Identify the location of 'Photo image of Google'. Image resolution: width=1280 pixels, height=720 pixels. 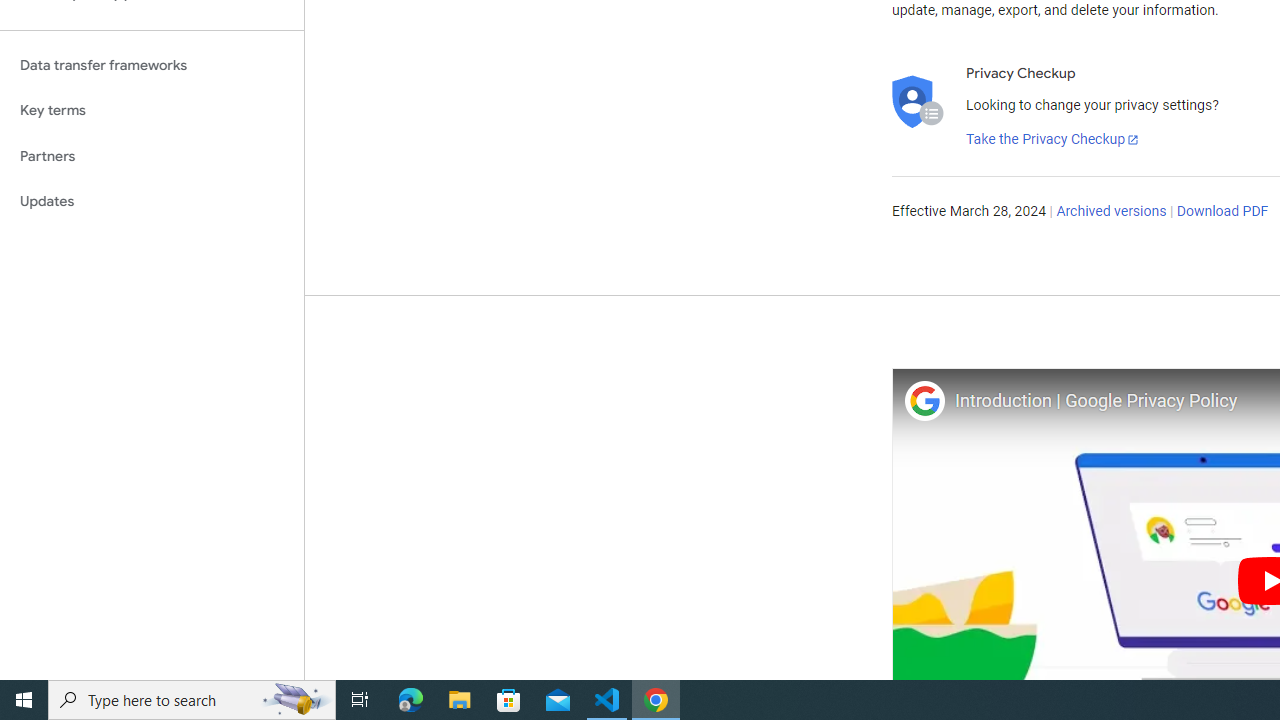
(923, 400).